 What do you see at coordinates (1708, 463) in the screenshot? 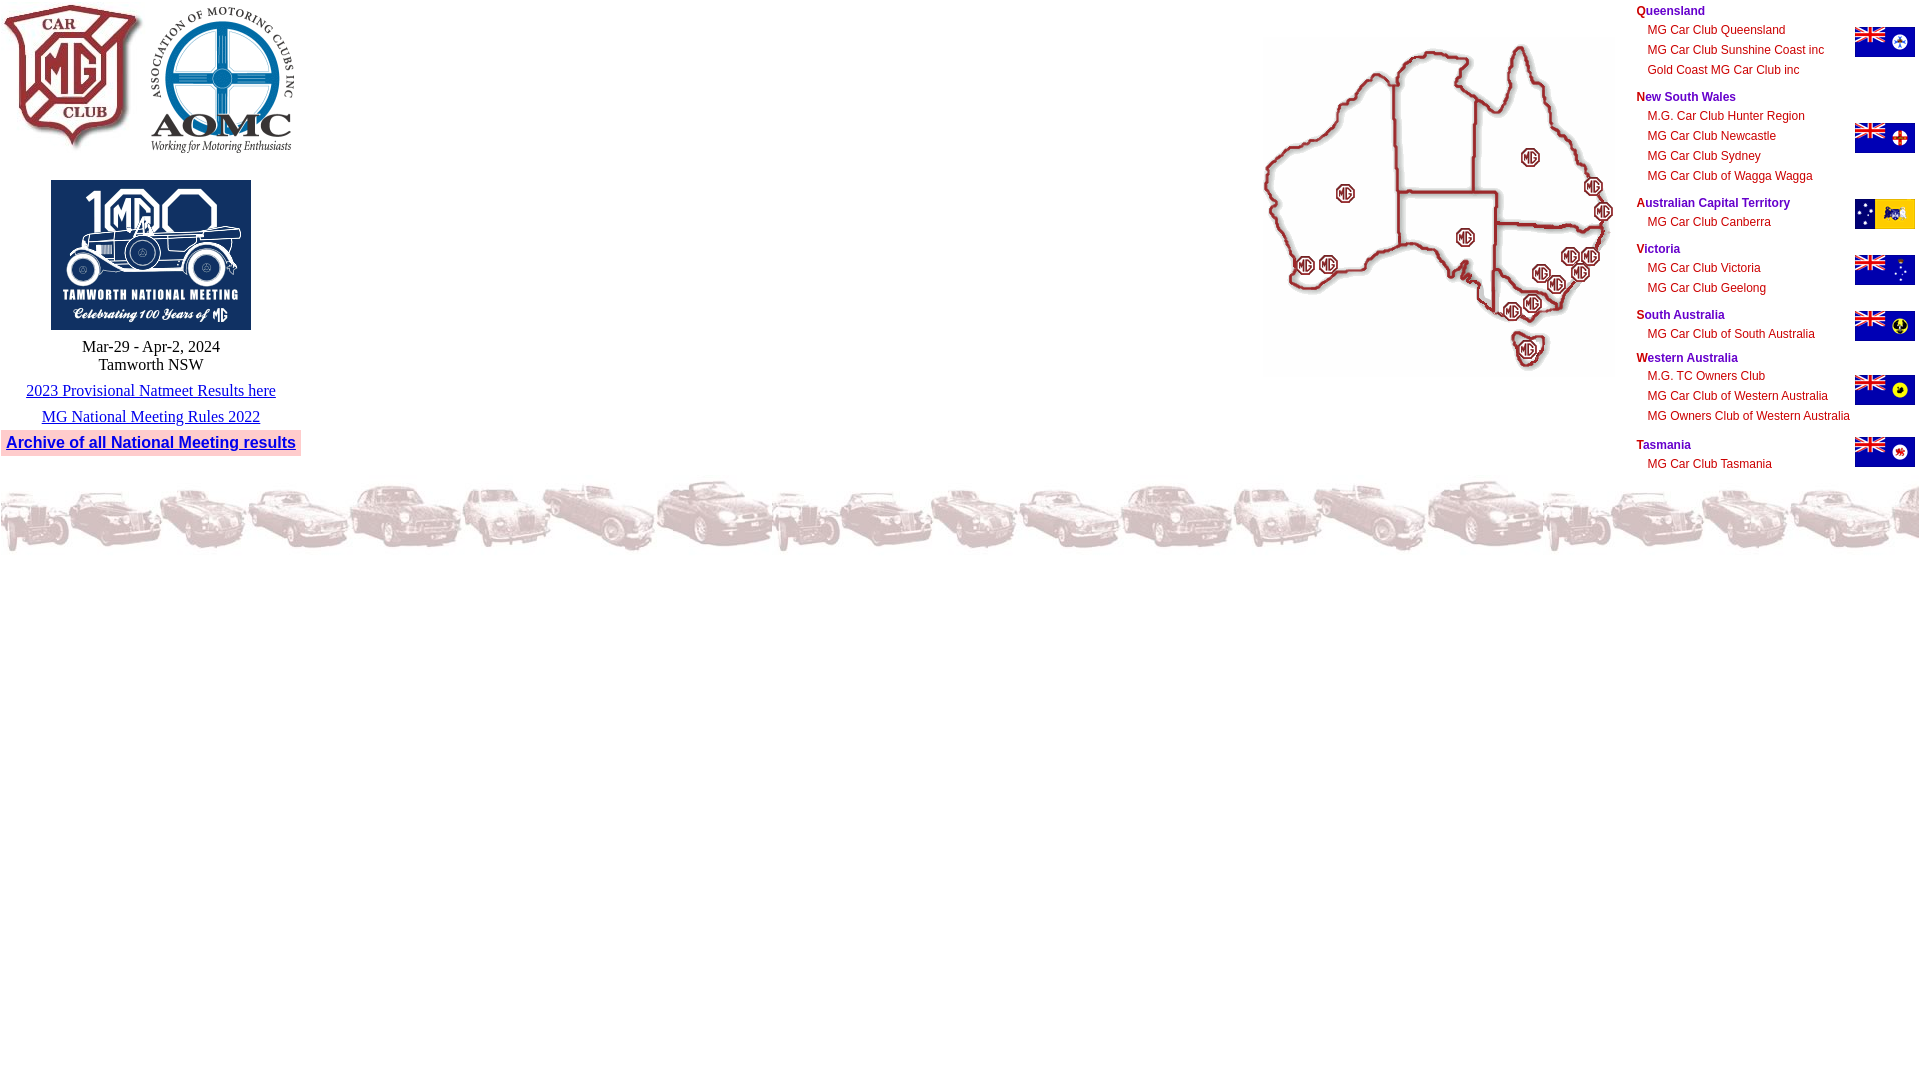
I see `'MG Car Club Tasmania'` at bounding box center [1708, 463].